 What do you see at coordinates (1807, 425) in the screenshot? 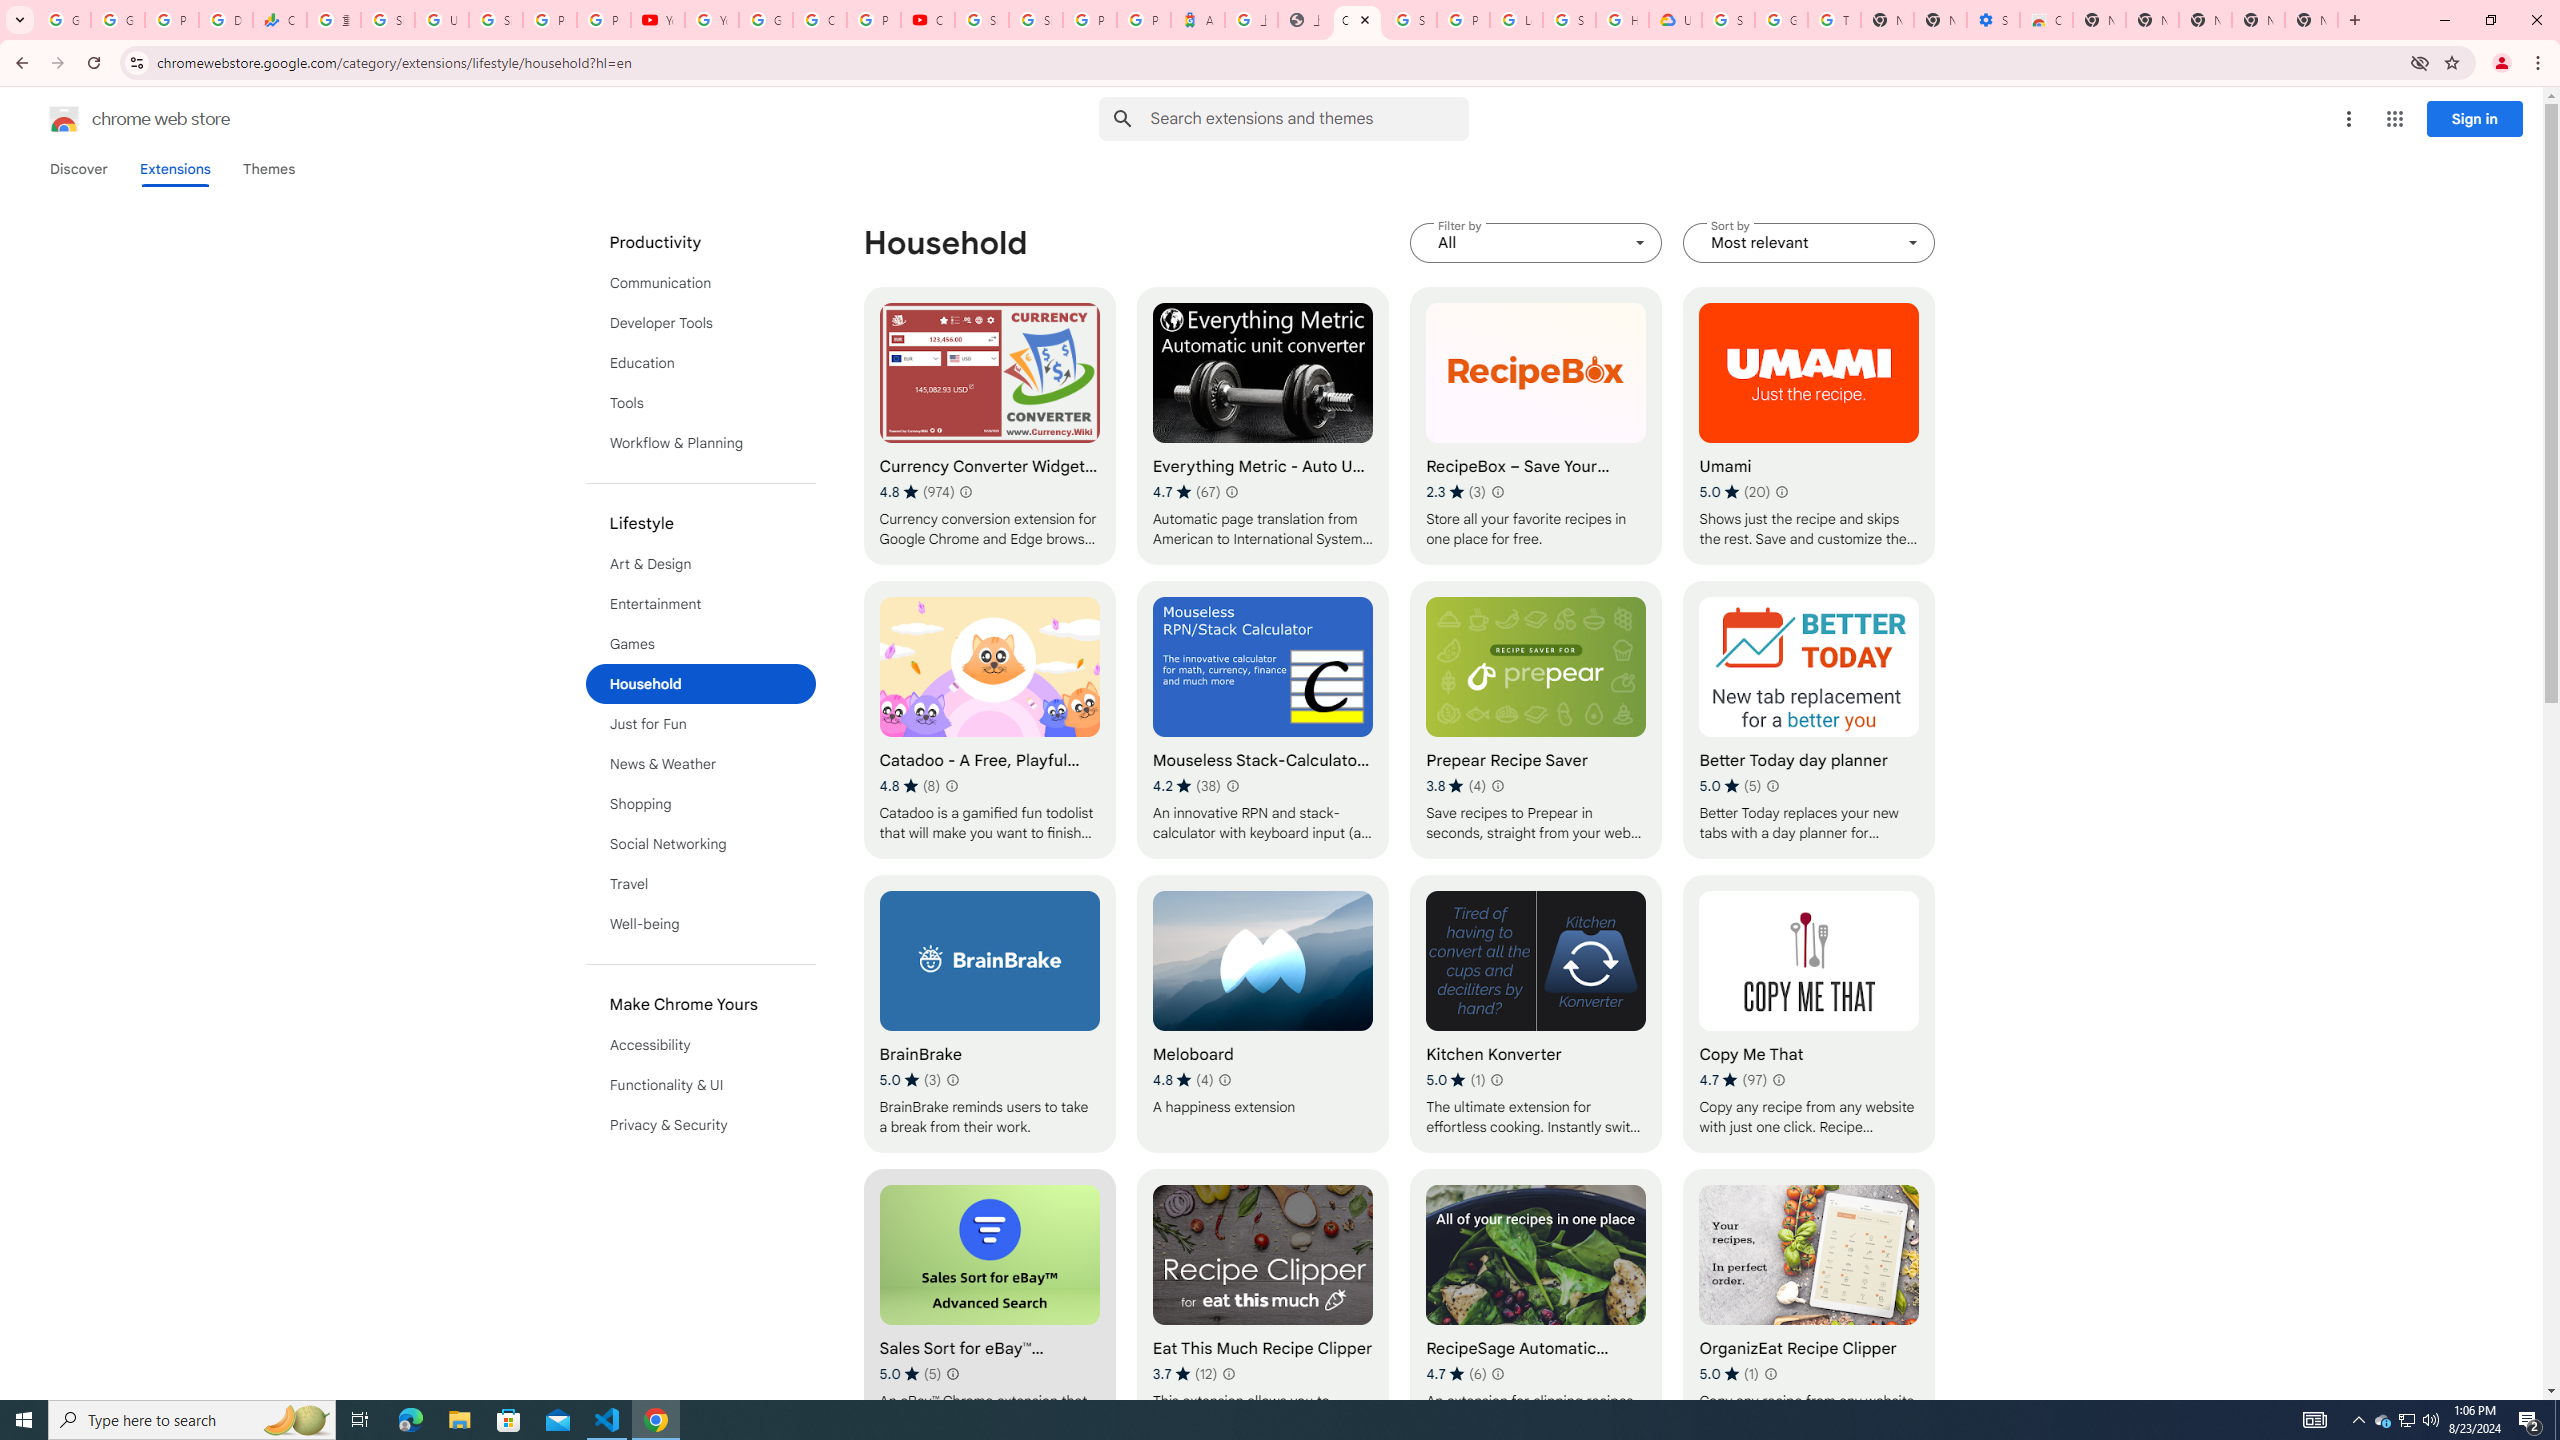
I see `'Umami'` at bounding box center [1807, 425].